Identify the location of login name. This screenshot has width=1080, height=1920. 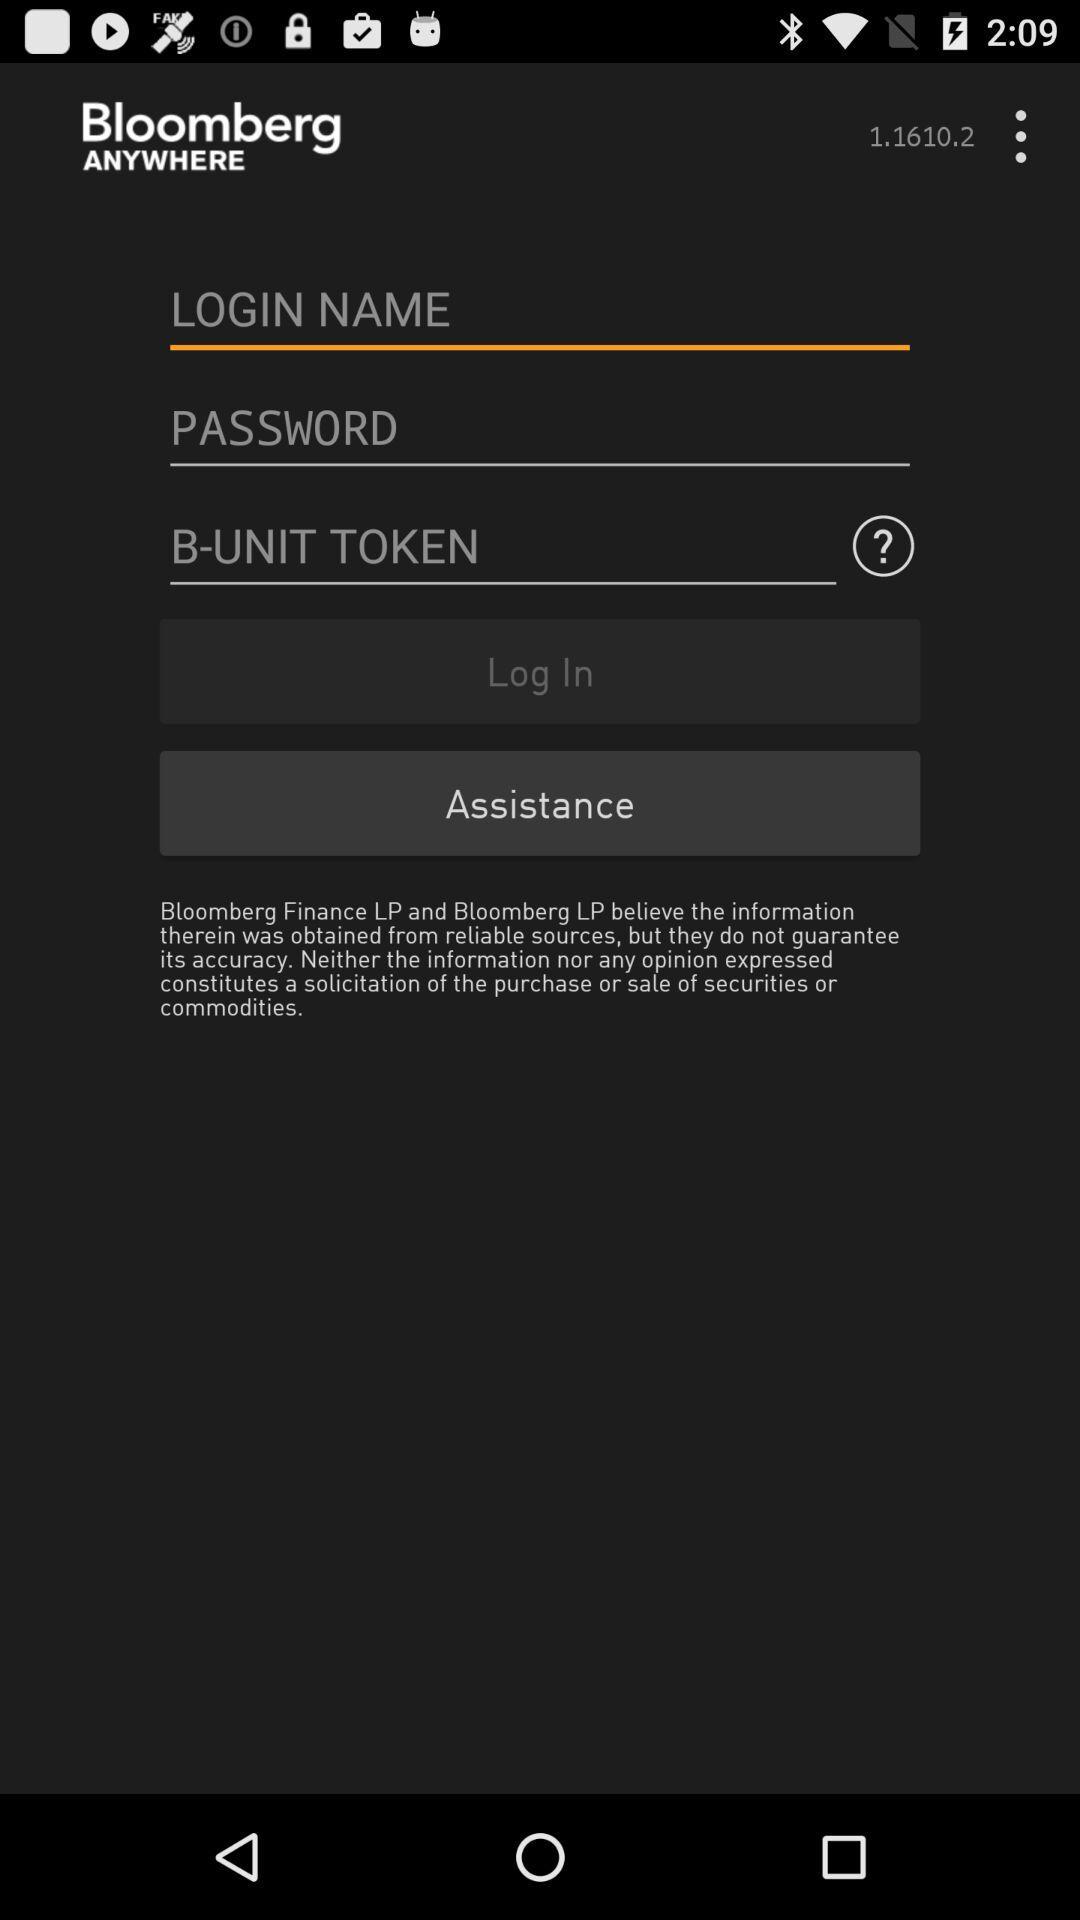
(540, 307).